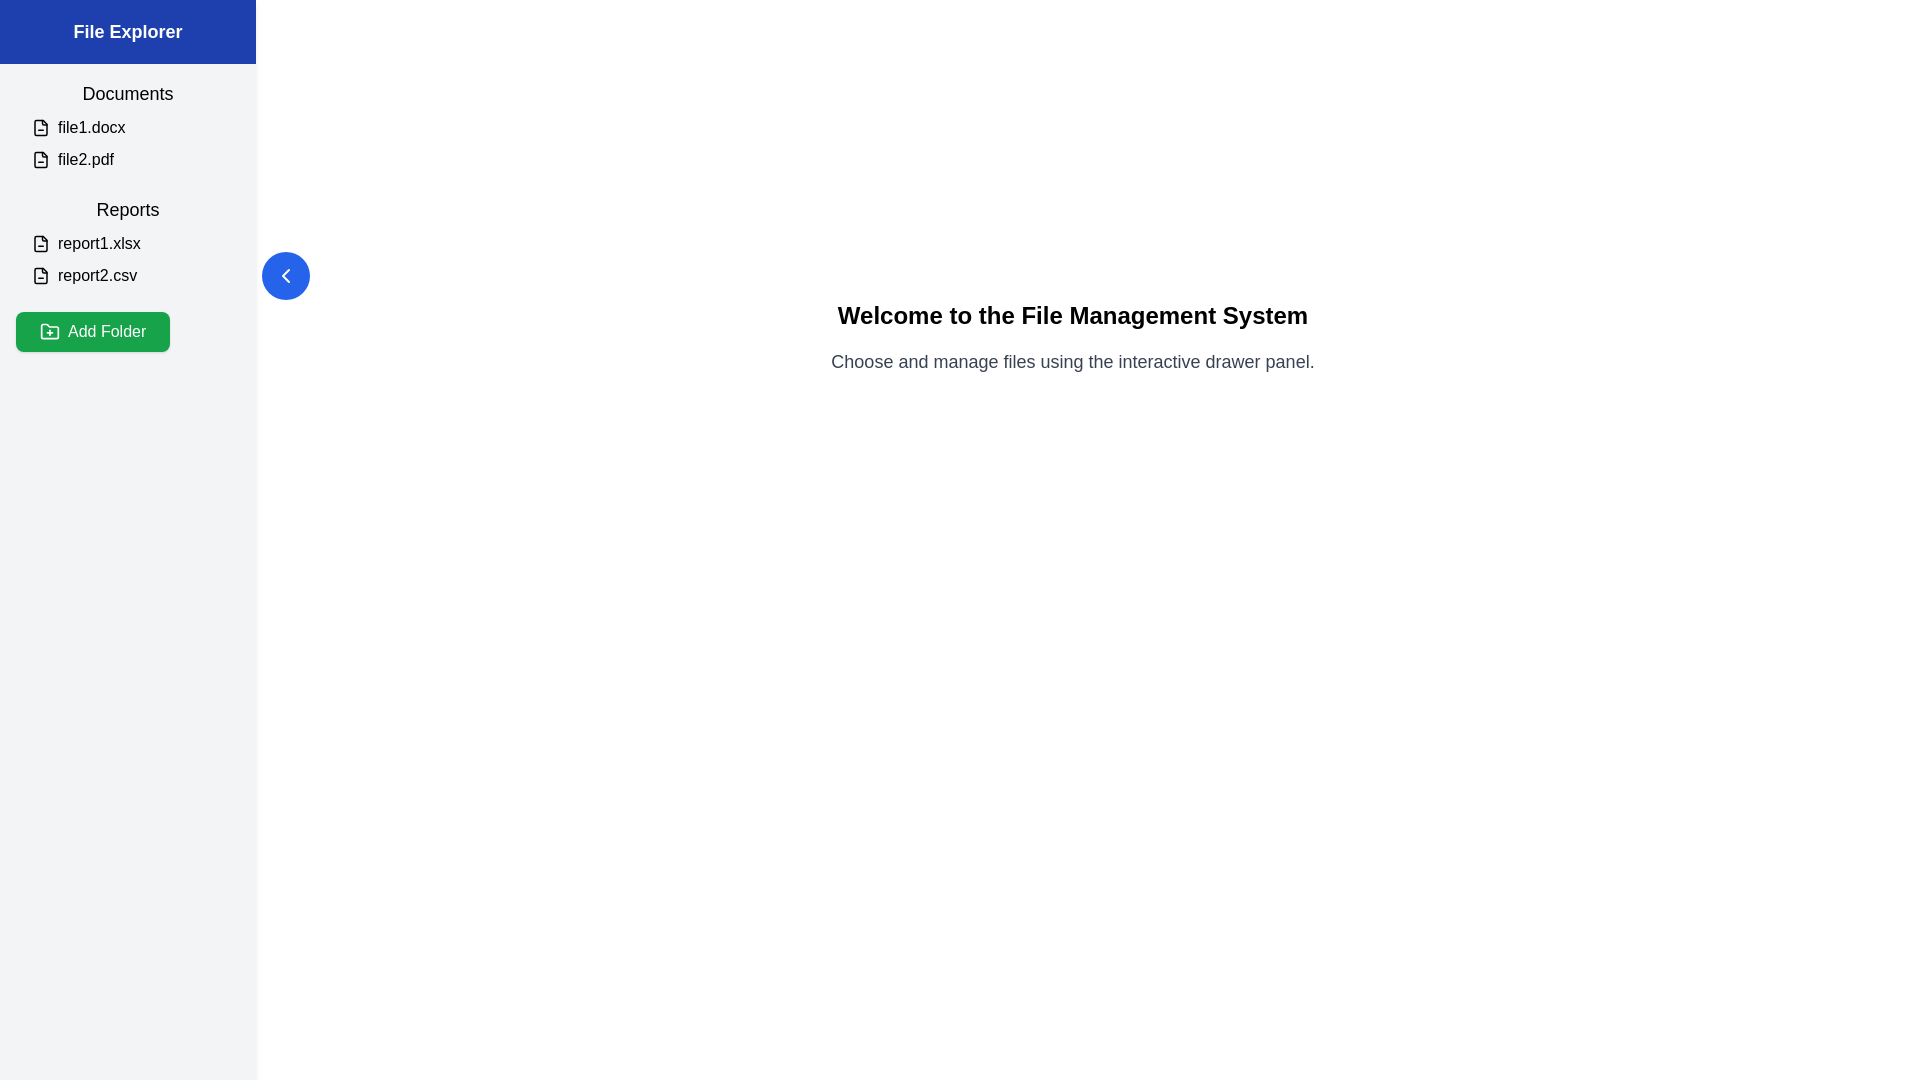 Image resolution: width=1920 pixels, height=1080 pixels. I want to click on the text label 'report1.xlsx' with a file icon in the left navigation panel under the 'Reports' section, so click(134, 242).